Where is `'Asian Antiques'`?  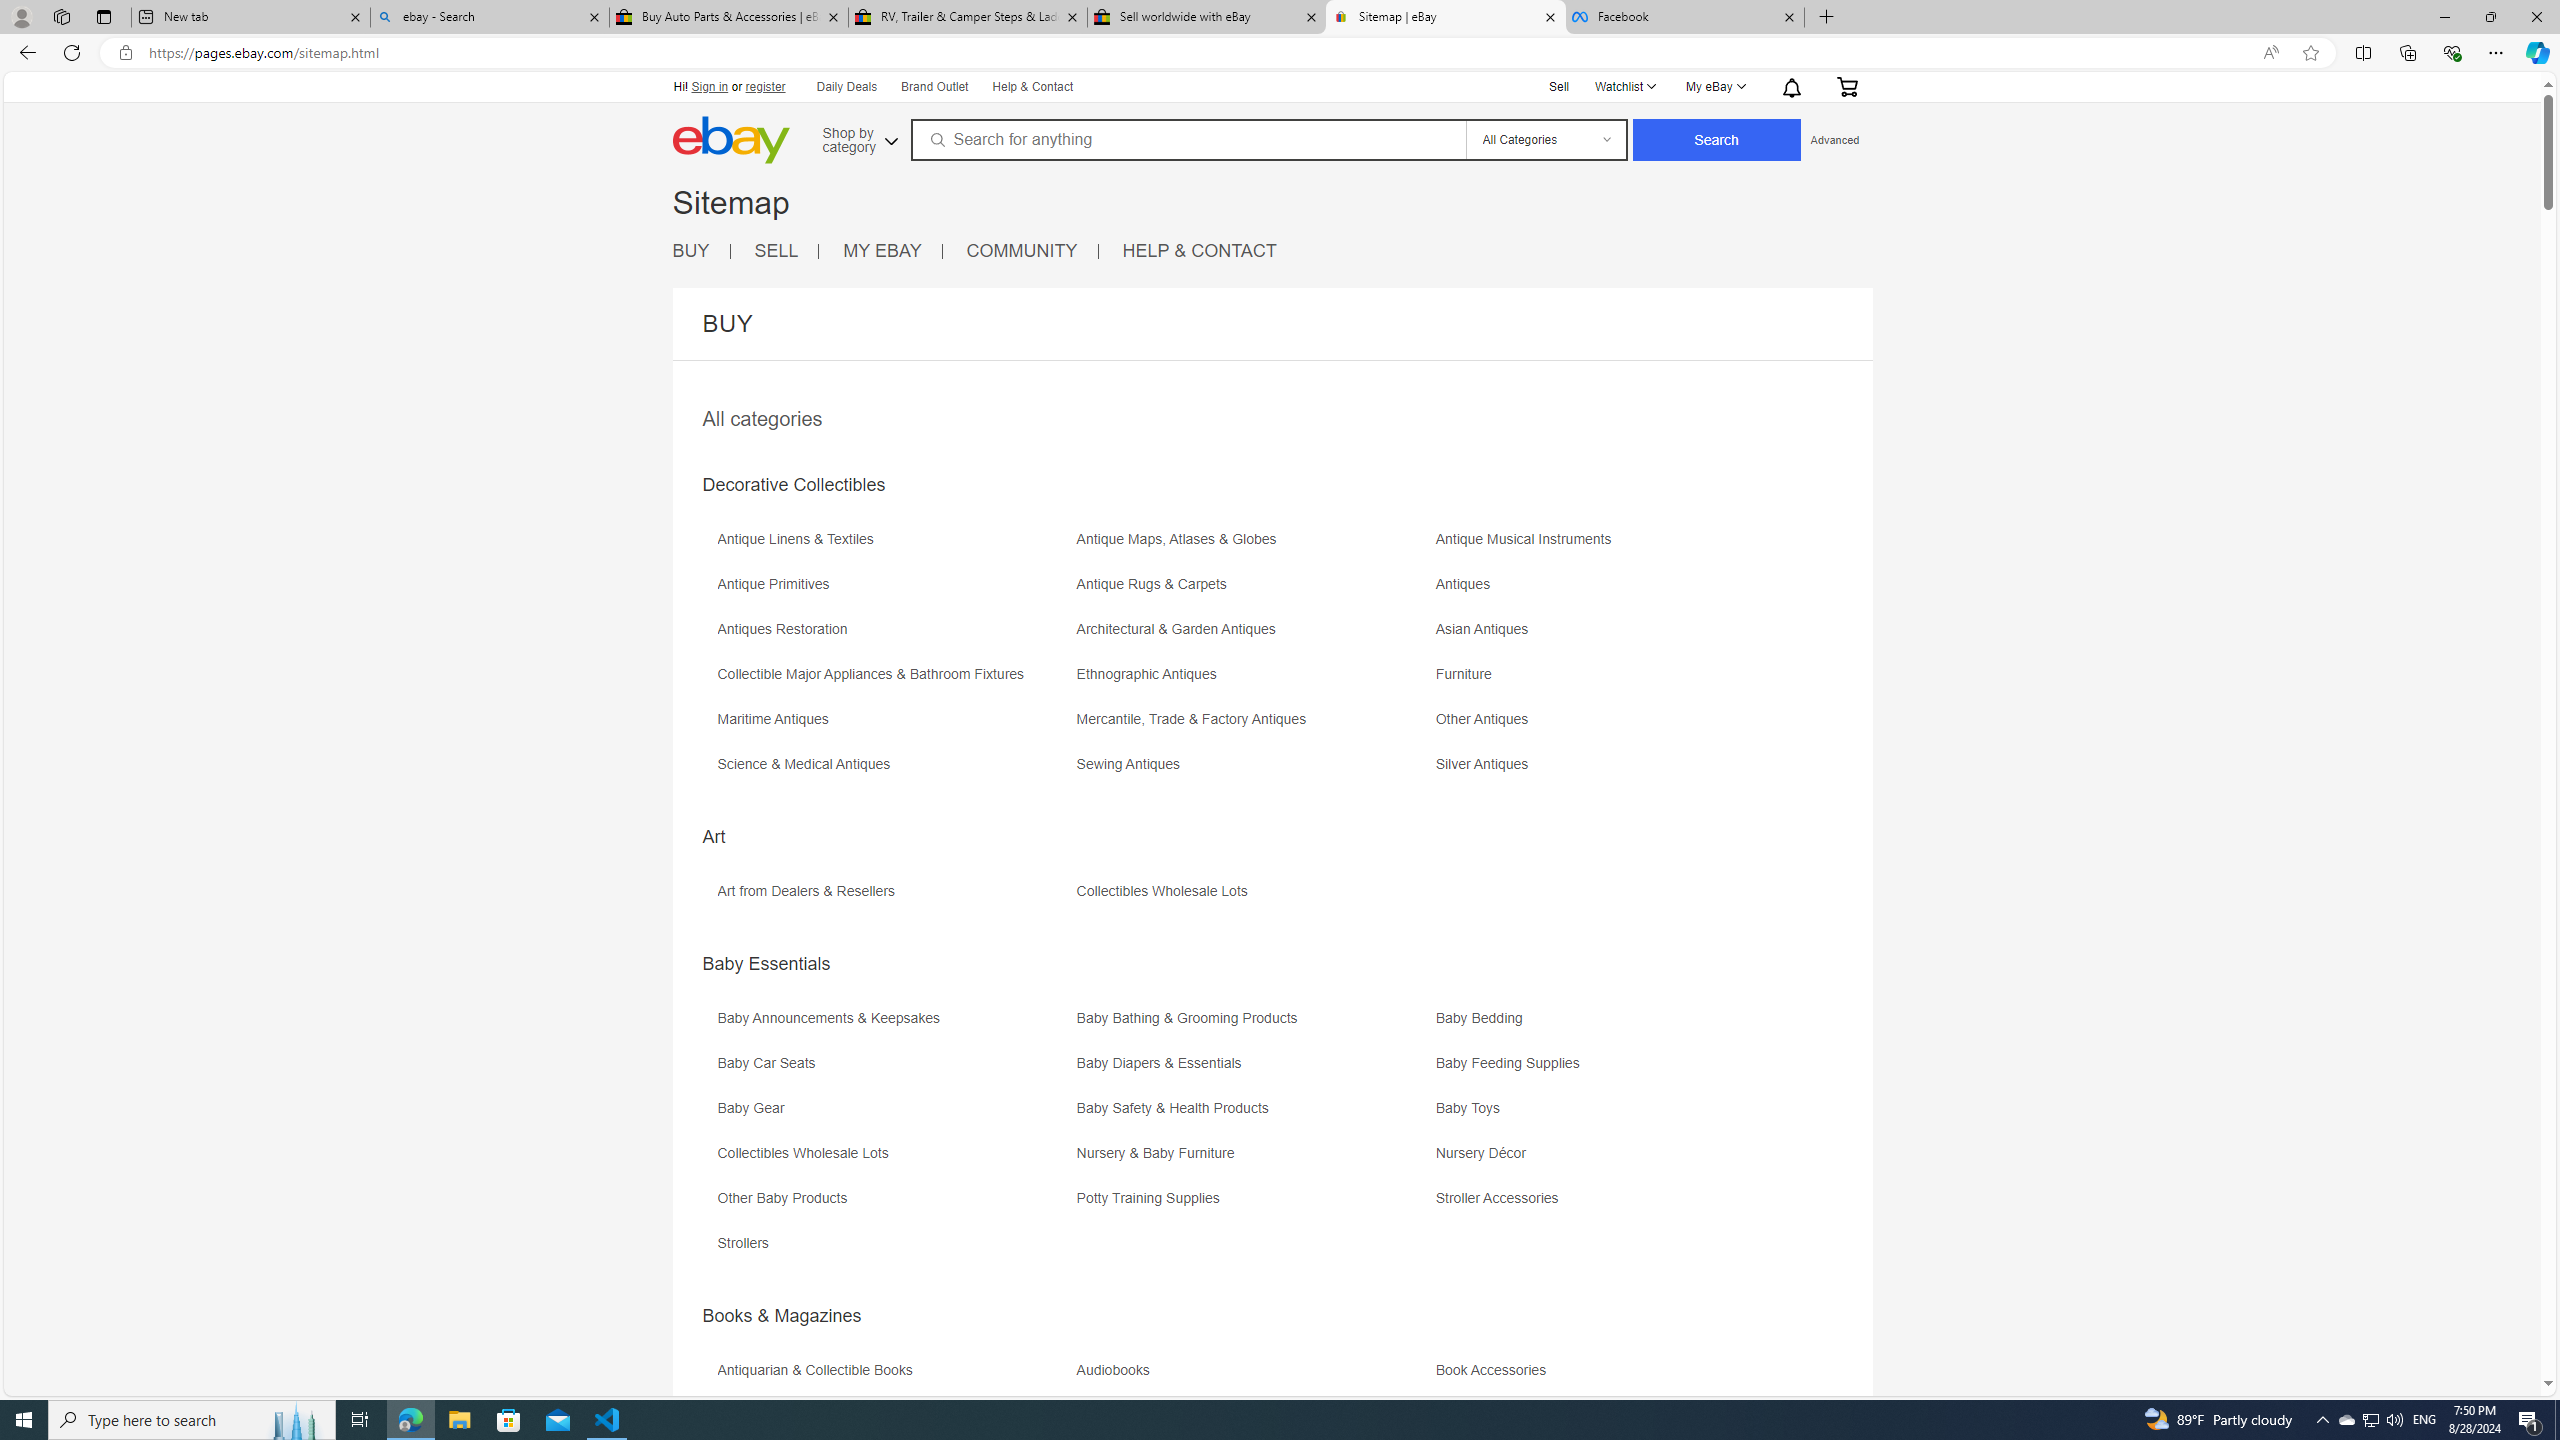 'Asian Antiques' is located at coordinates (1614, 635).